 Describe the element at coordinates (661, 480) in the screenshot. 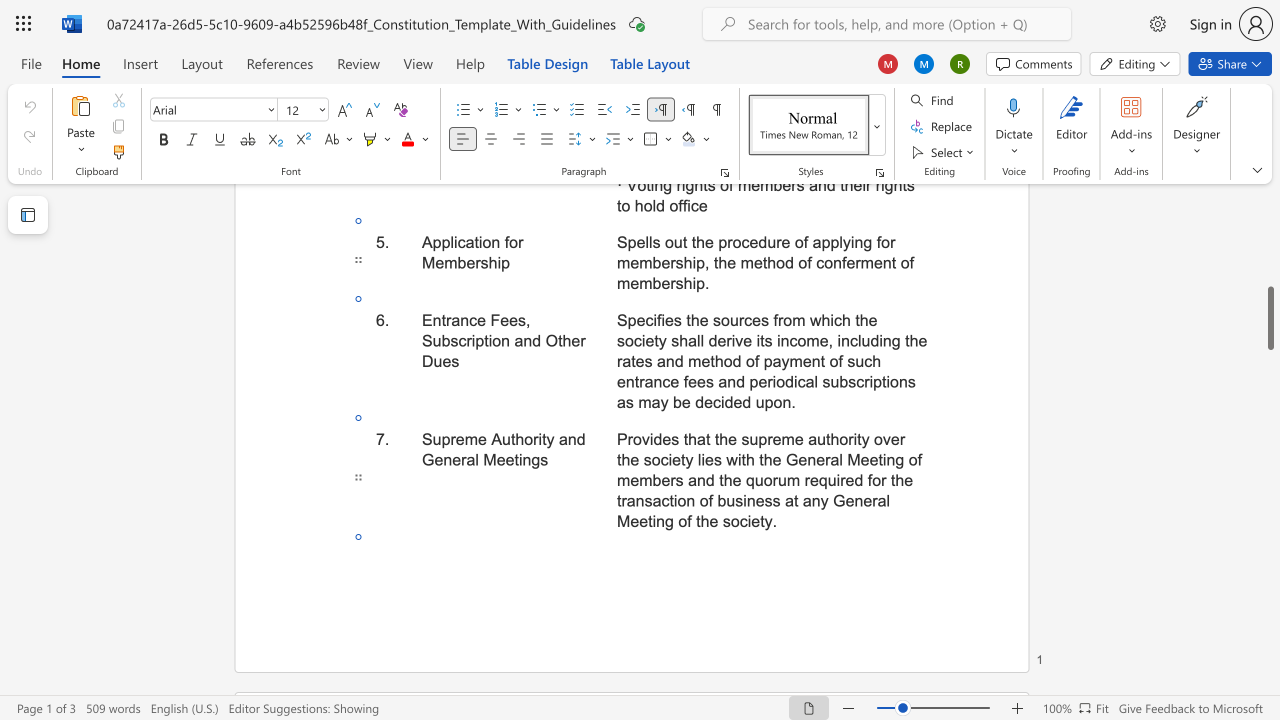

I see `the space between the continuous character "b" and "e" in the text` at that location.